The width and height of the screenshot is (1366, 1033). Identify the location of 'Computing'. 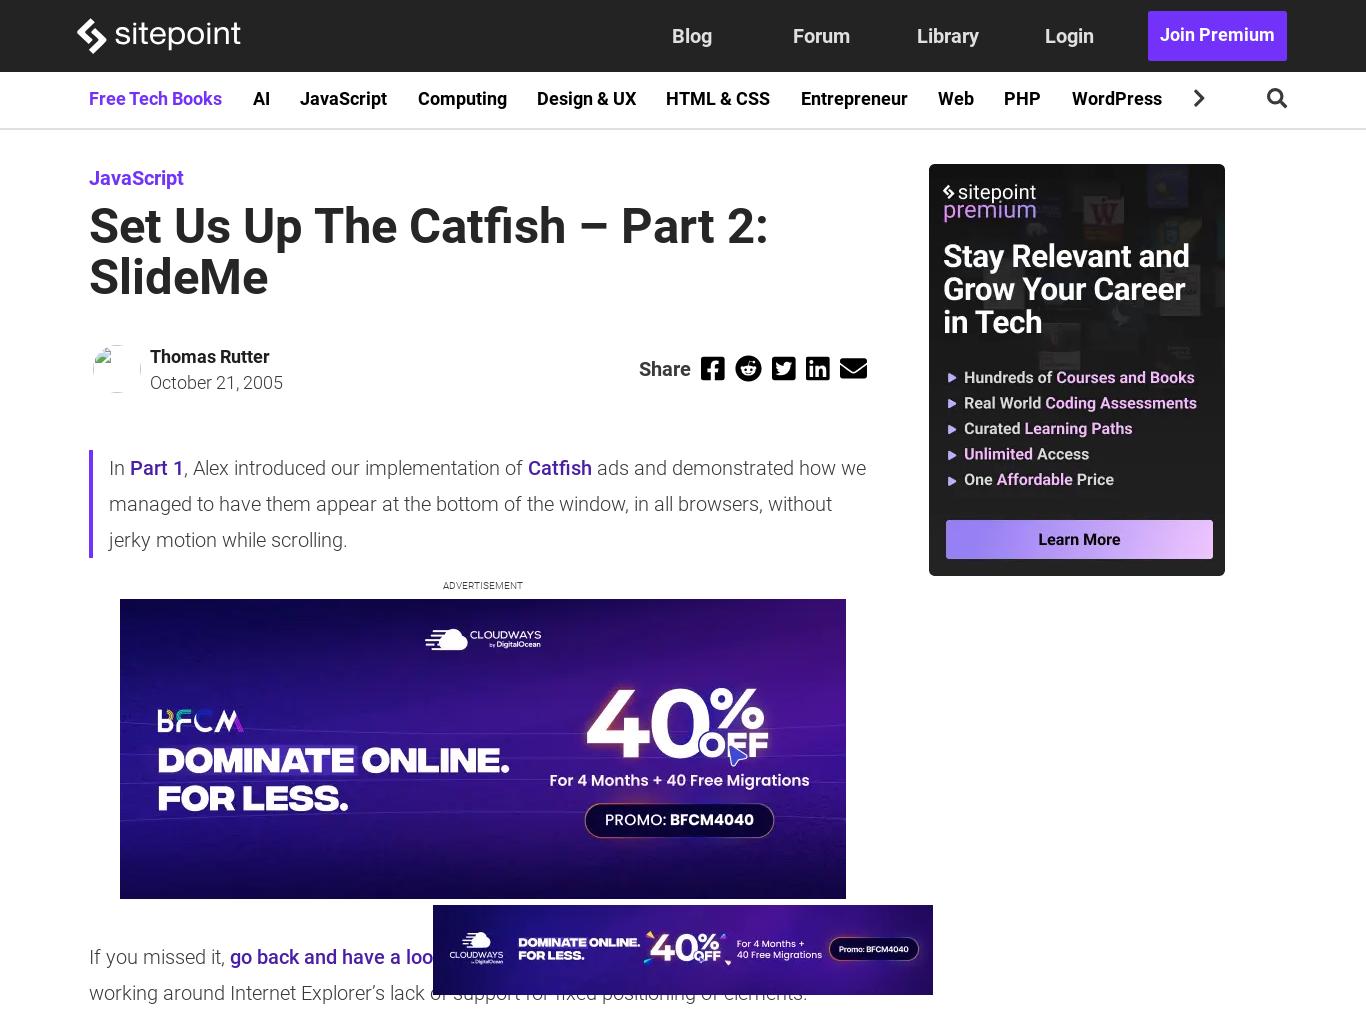
(461, 98).